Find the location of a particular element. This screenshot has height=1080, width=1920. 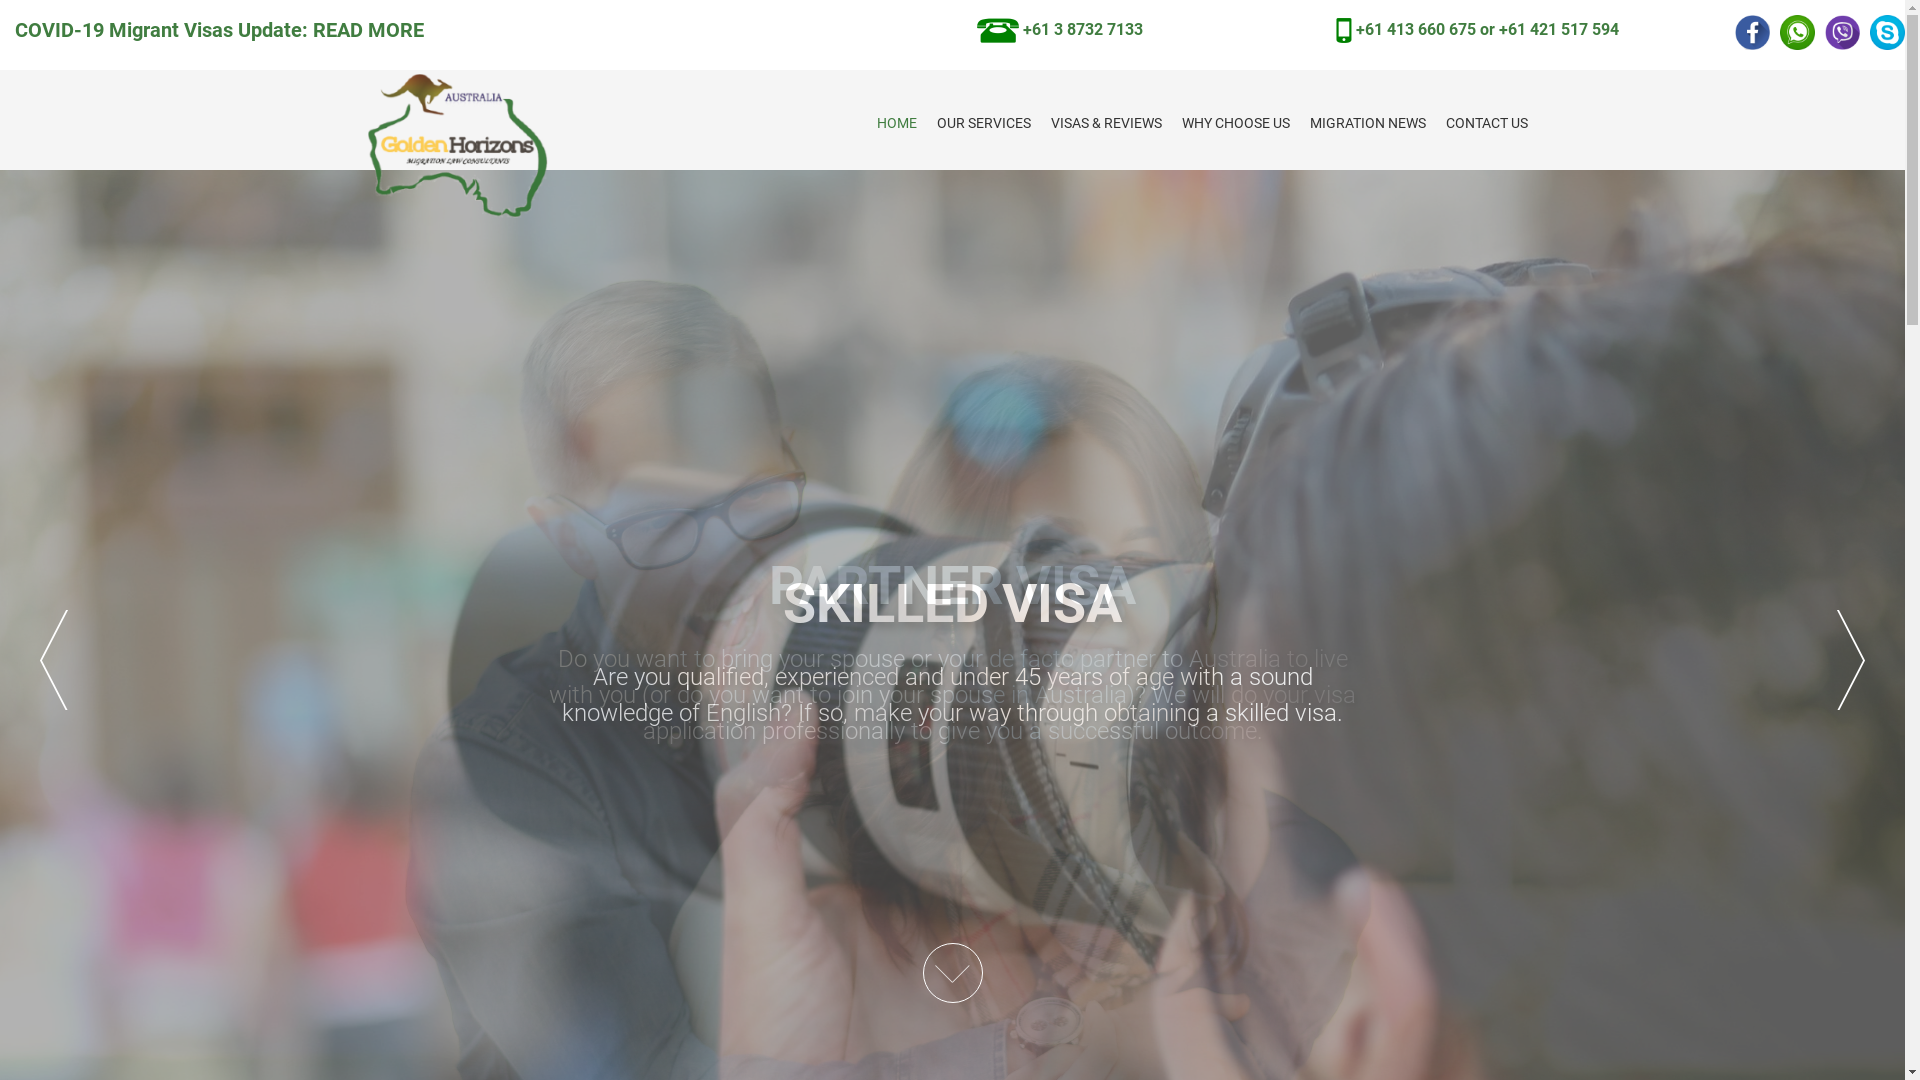

'HOME' is located at coordinates (895, 123).